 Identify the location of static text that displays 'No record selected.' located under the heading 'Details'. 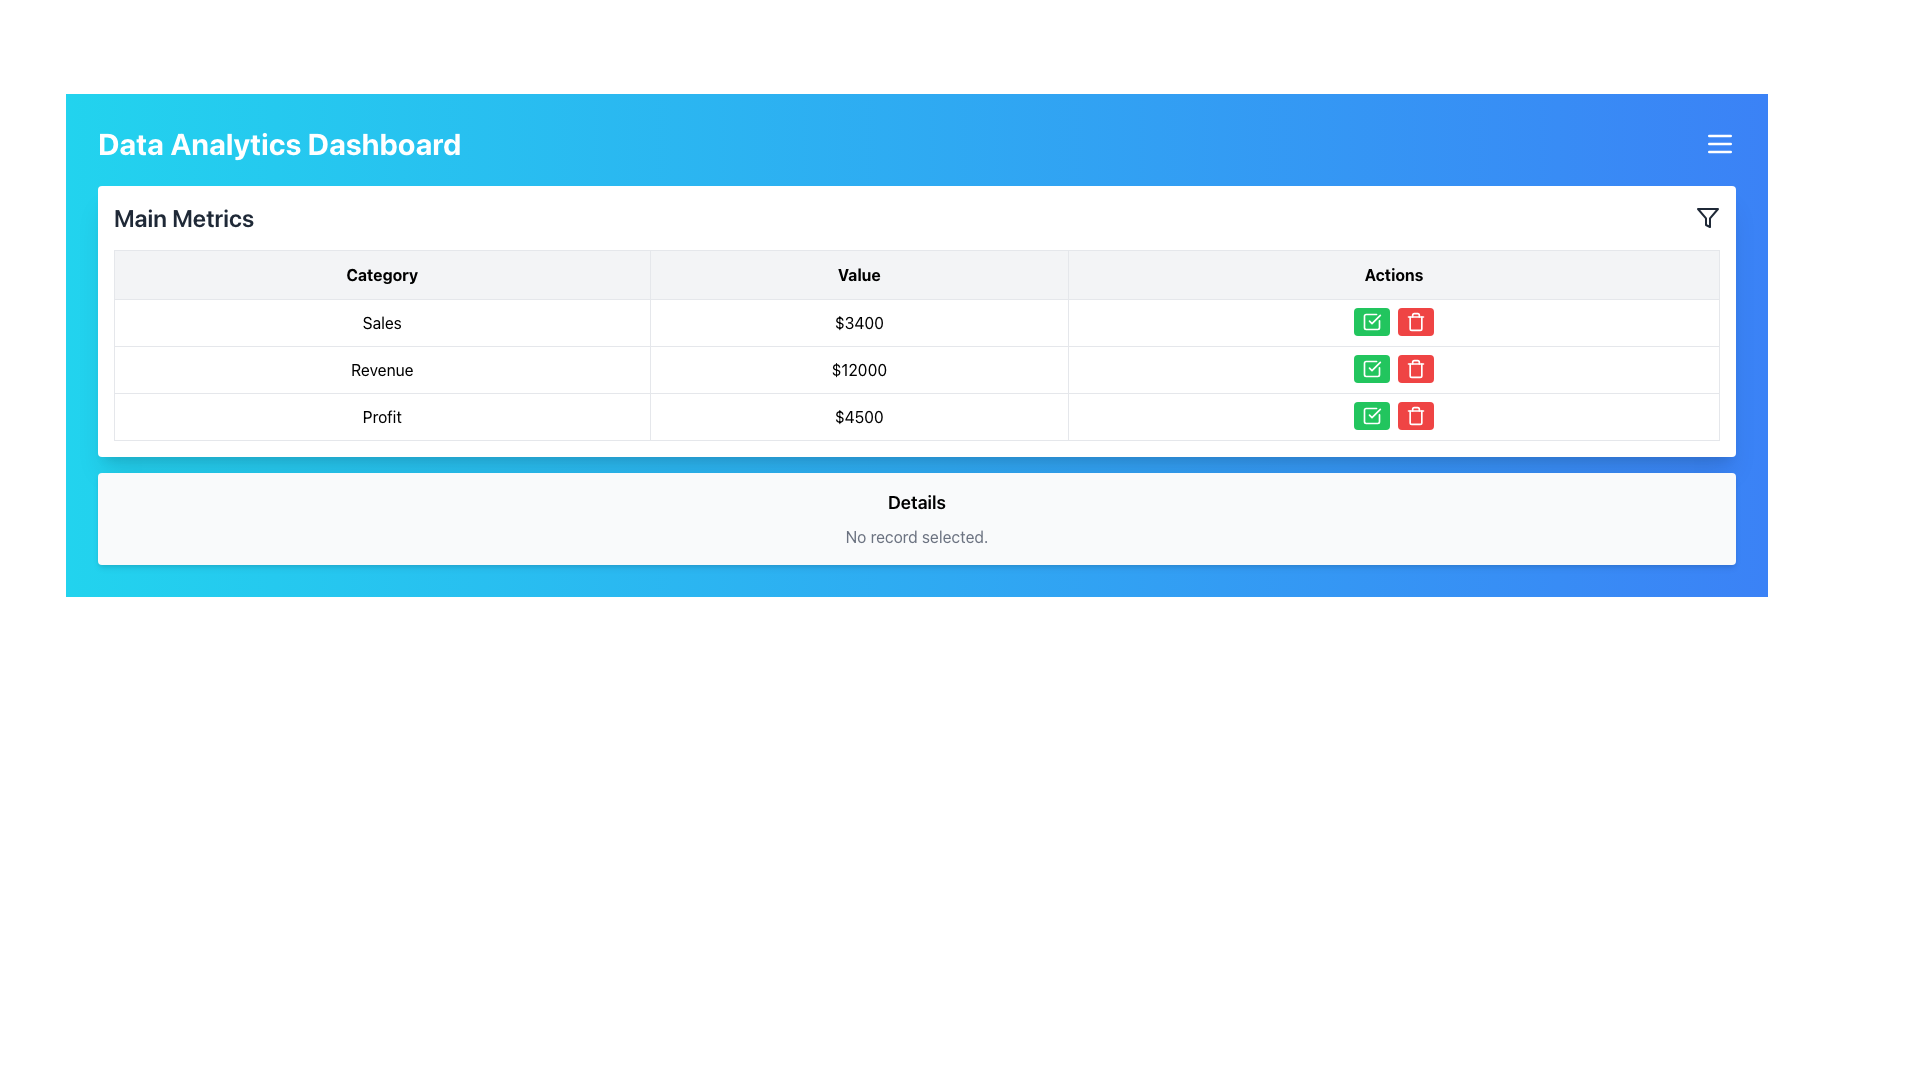
(915, 535).